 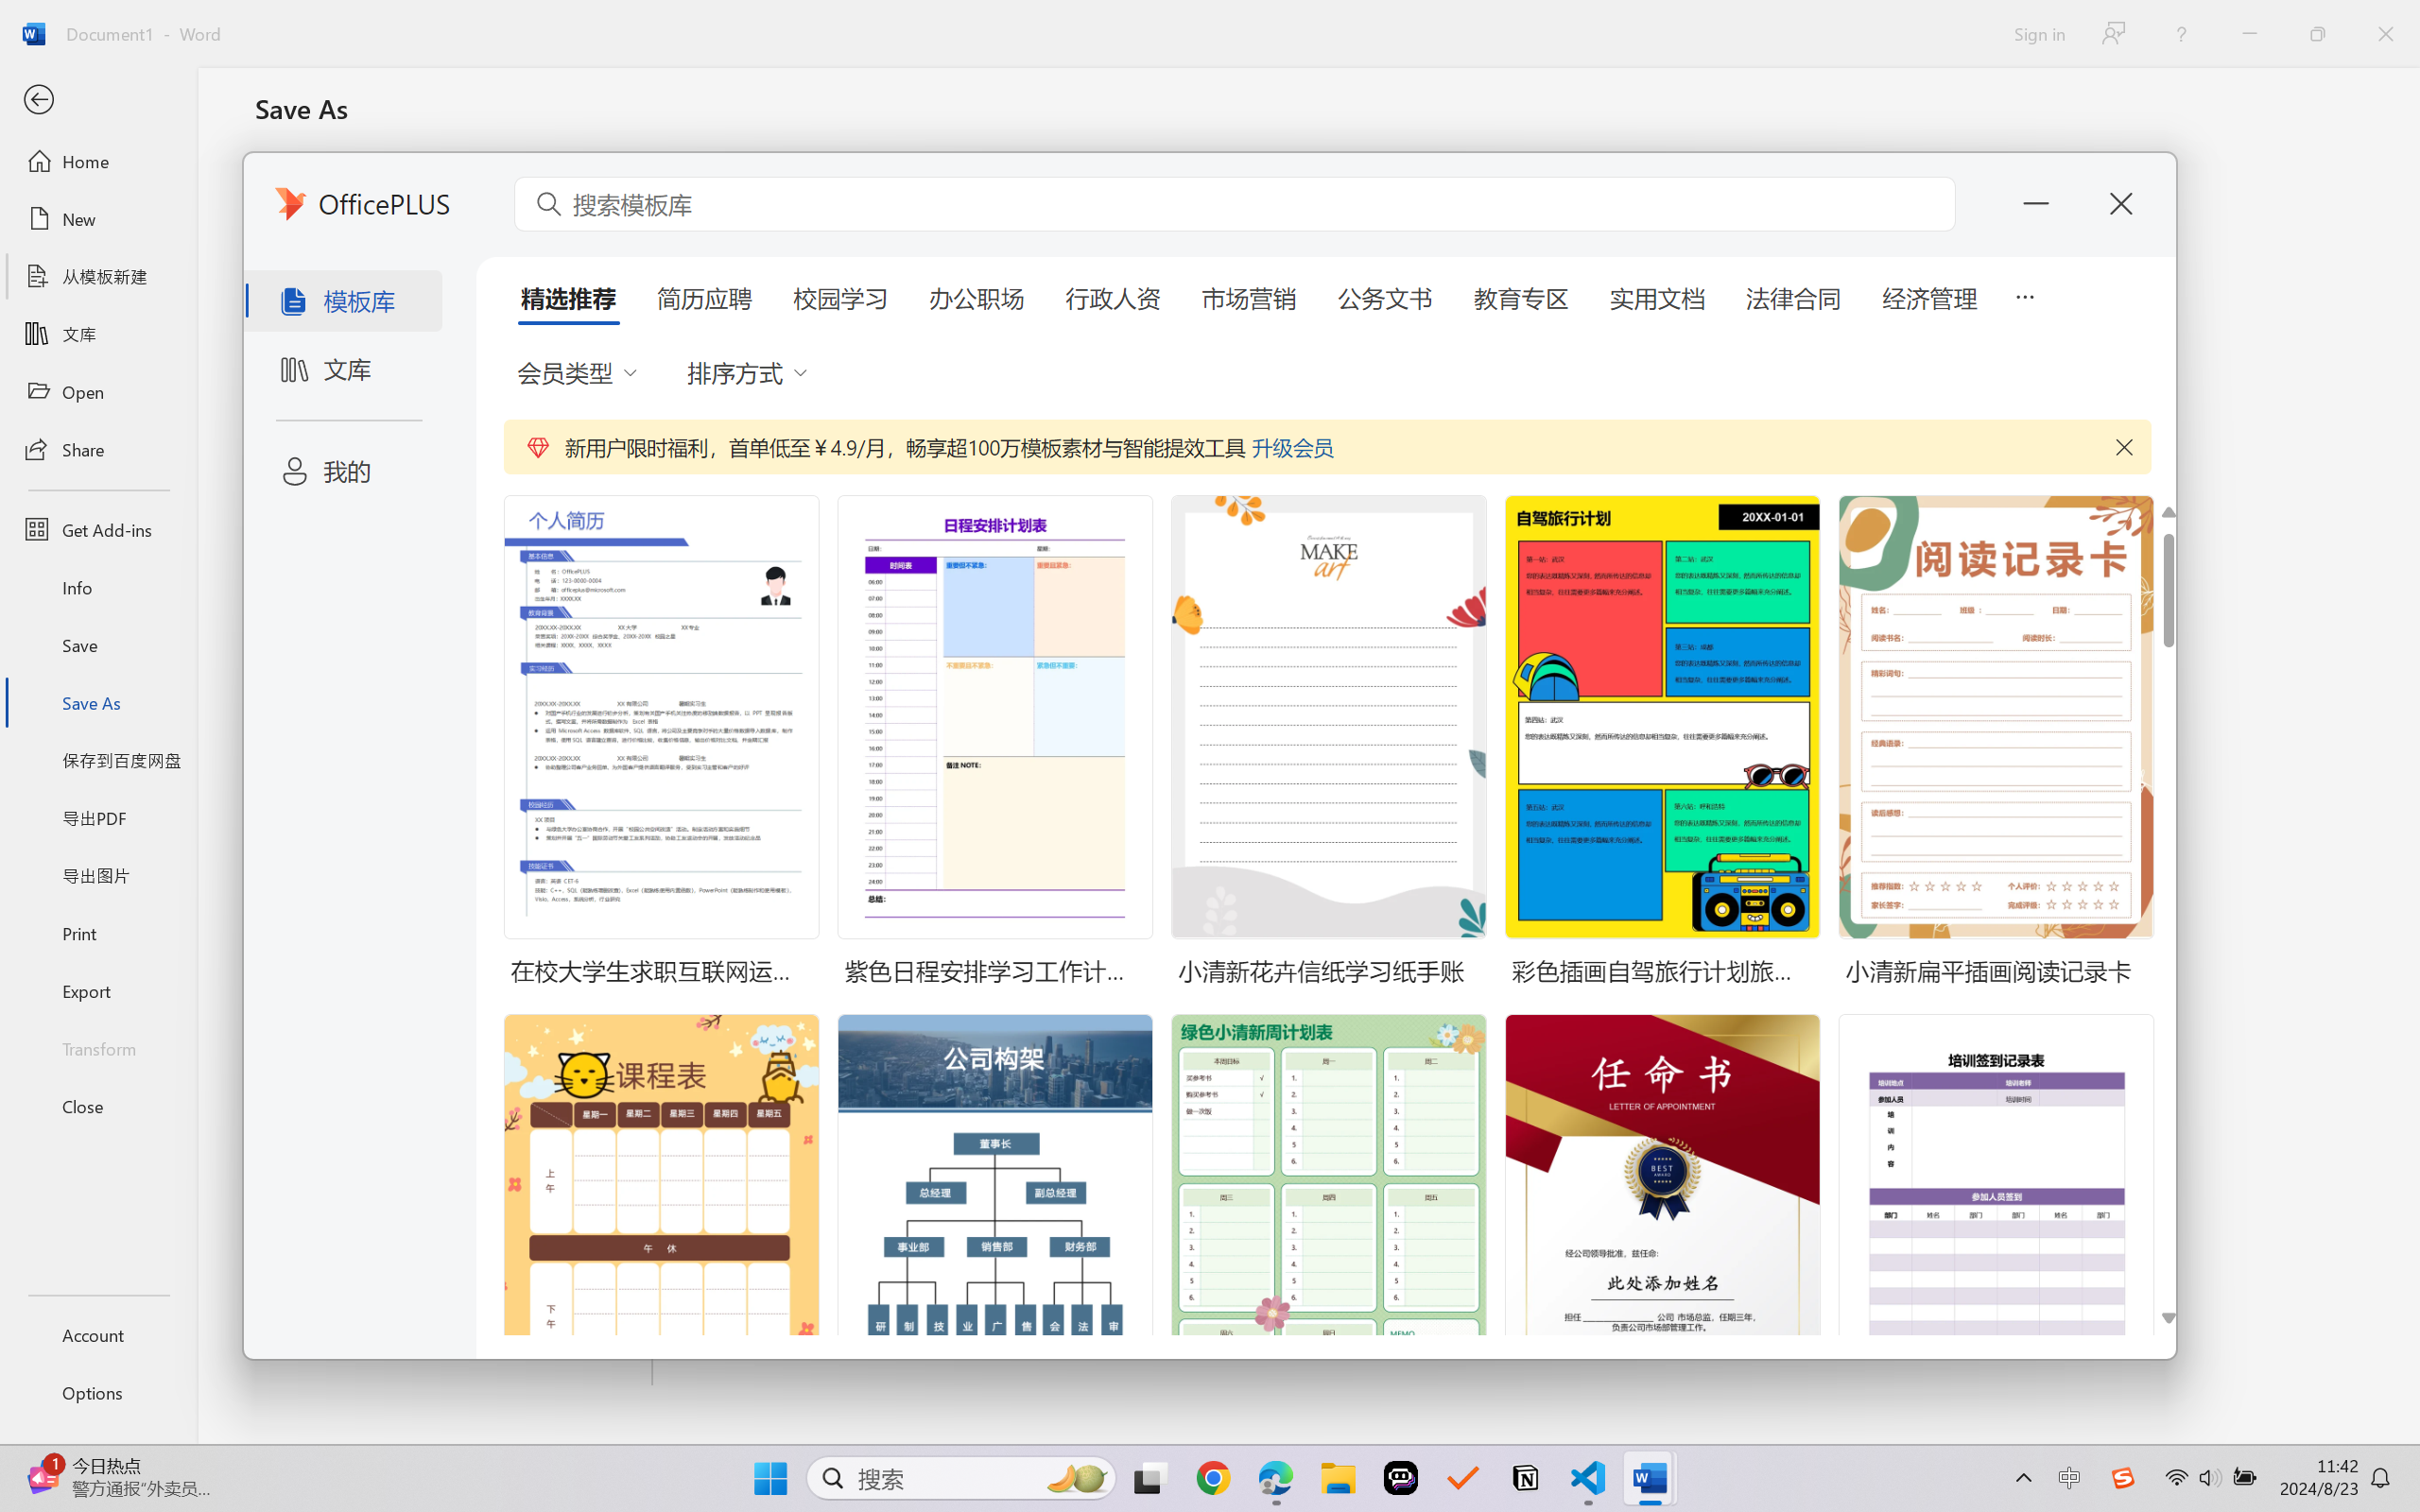 What do you see at coordinates (97, 528) in the screenshot?
I see `'Get Add-ins'` at bounding box center [97, 528].